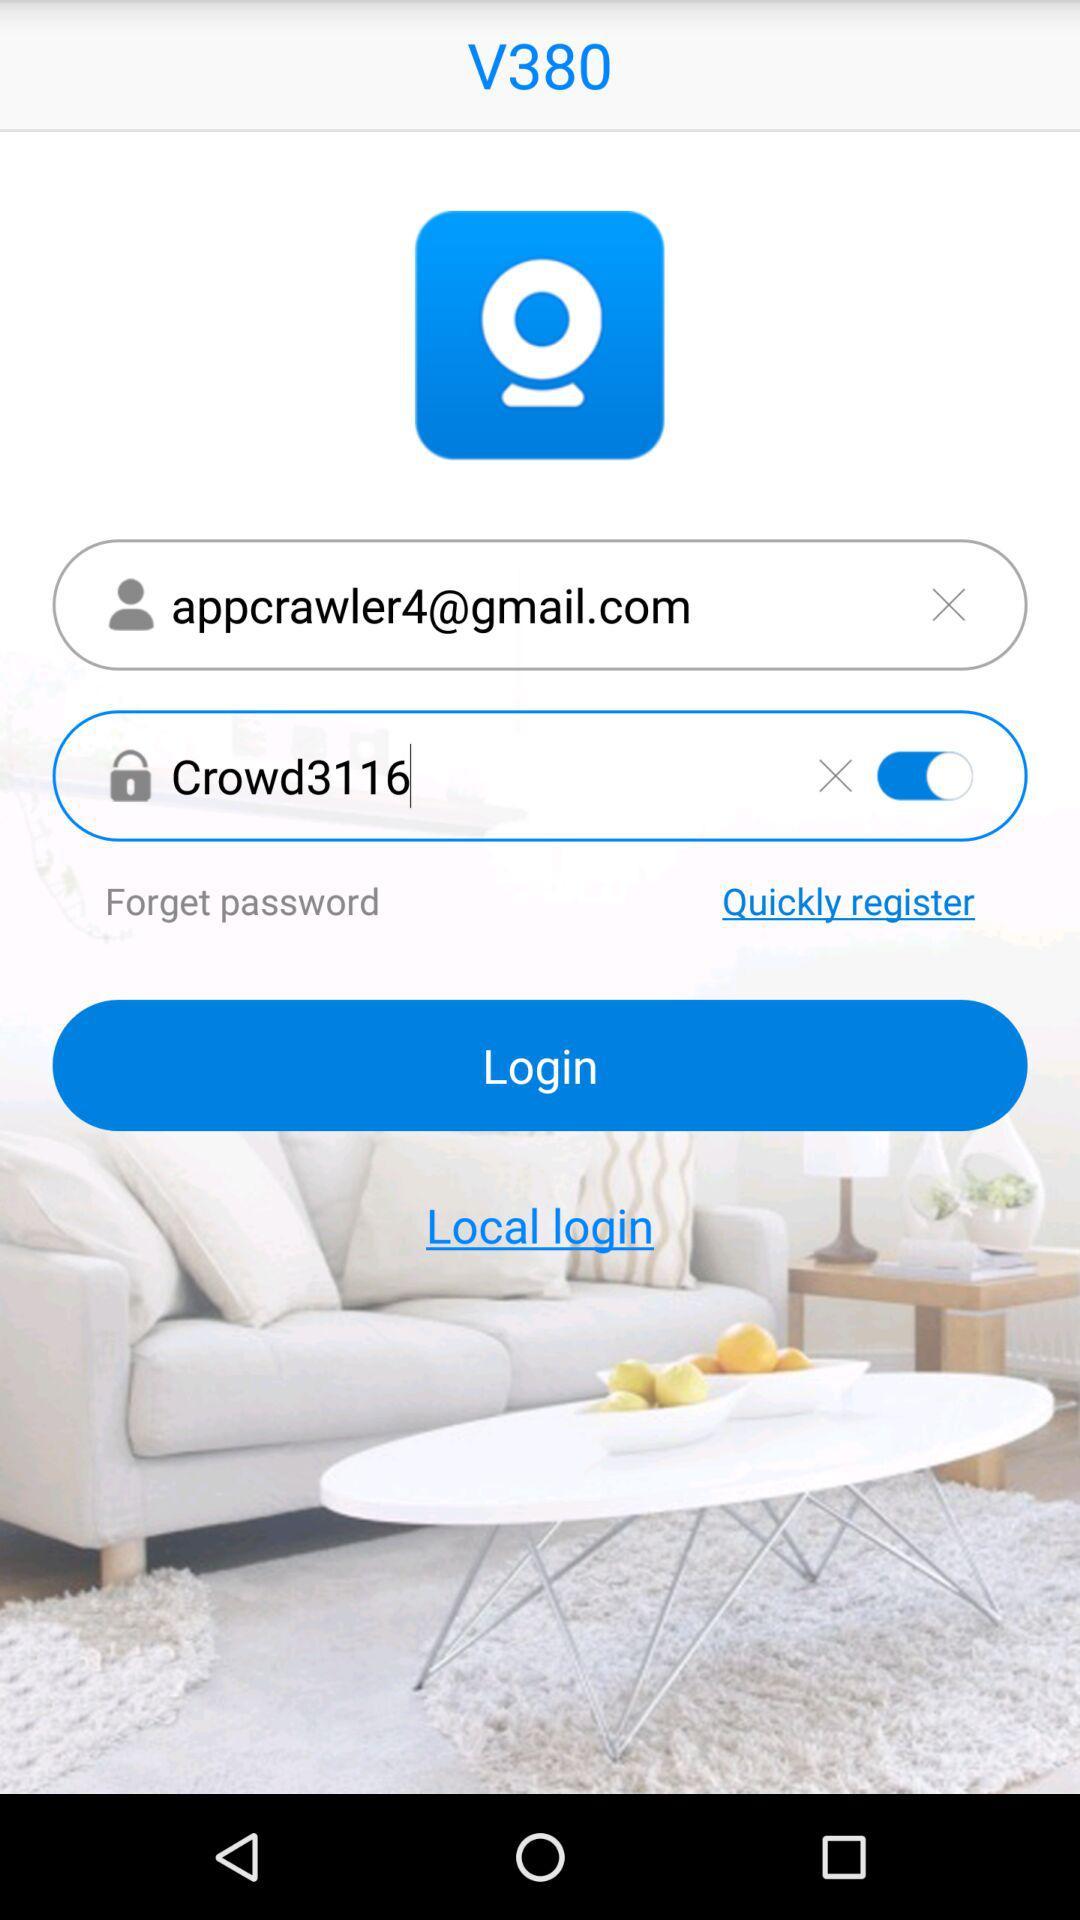 This screenshot has width=1080, height=1920. I want to click on switch show/do n't show, so click(925, 774).